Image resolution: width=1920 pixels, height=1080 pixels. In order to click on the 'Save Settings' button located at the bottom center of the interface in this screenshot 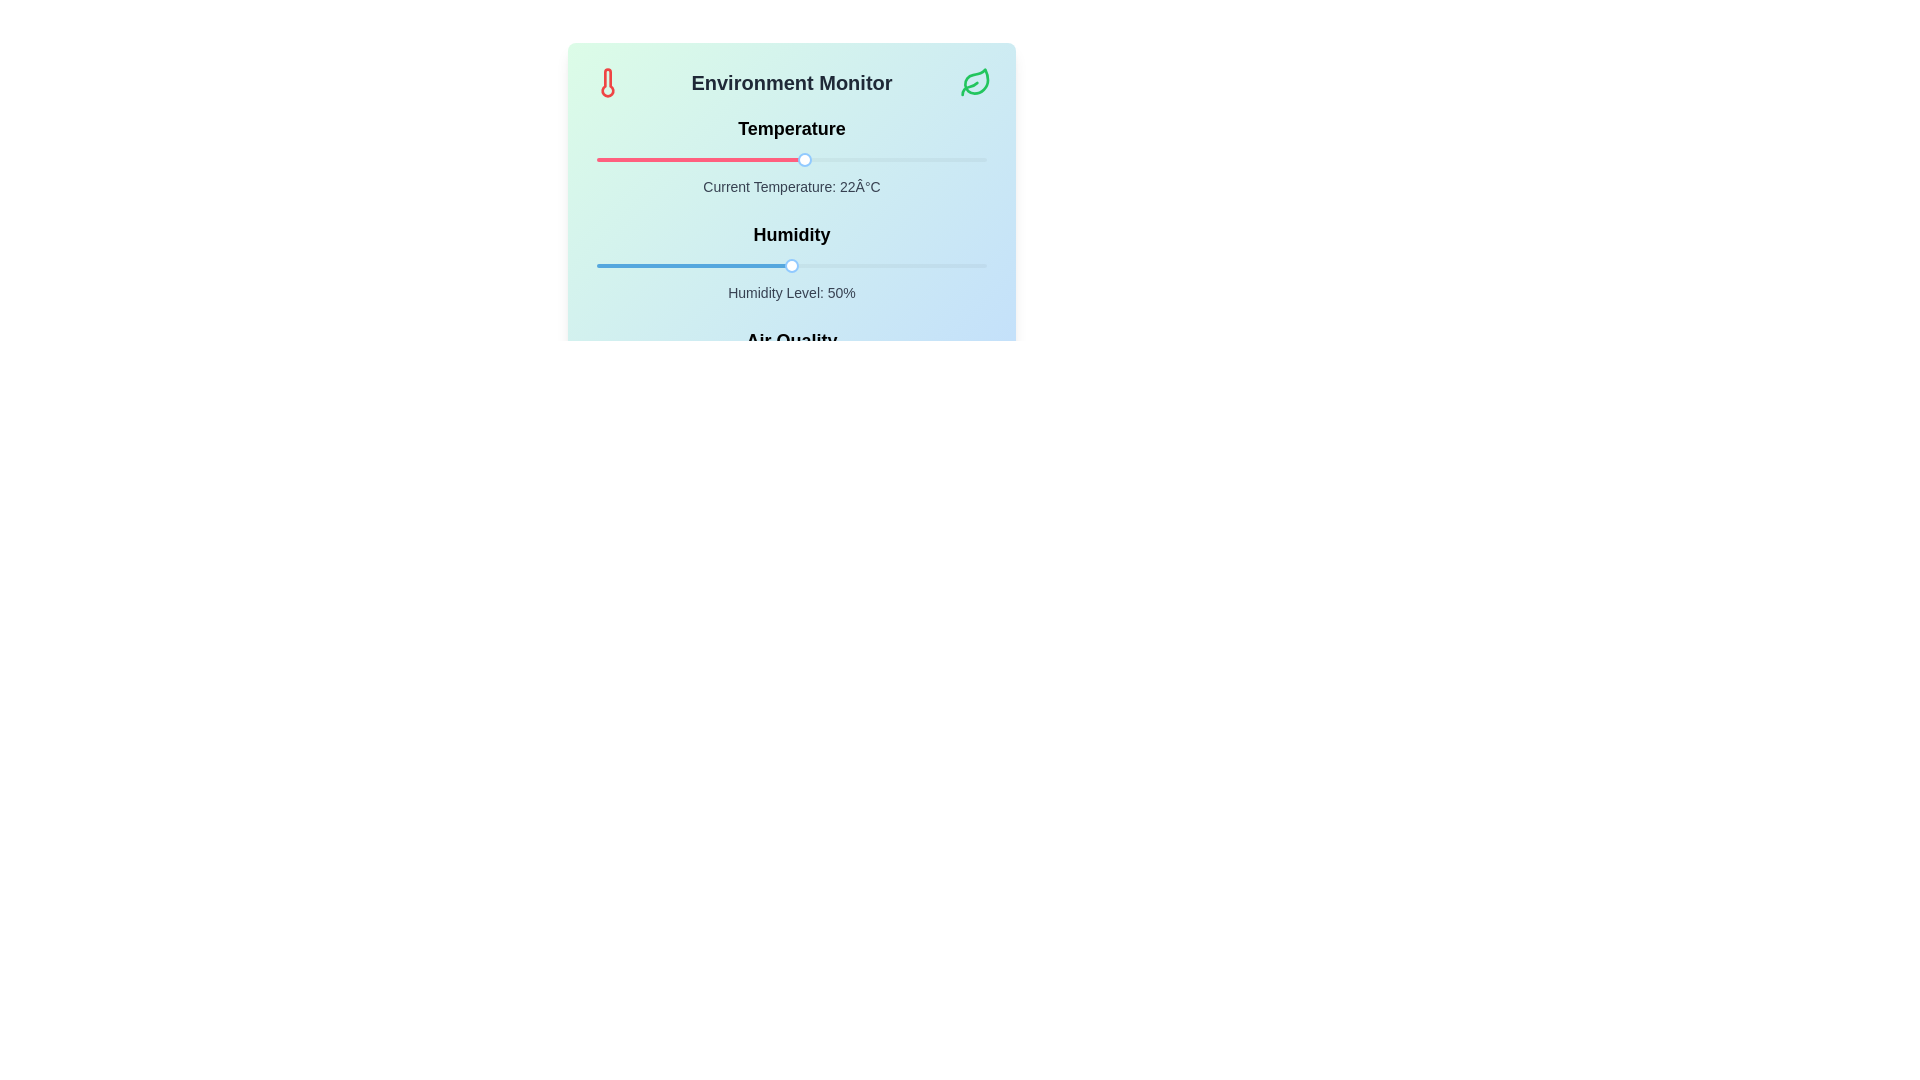, I will do `click(791, 452)`.